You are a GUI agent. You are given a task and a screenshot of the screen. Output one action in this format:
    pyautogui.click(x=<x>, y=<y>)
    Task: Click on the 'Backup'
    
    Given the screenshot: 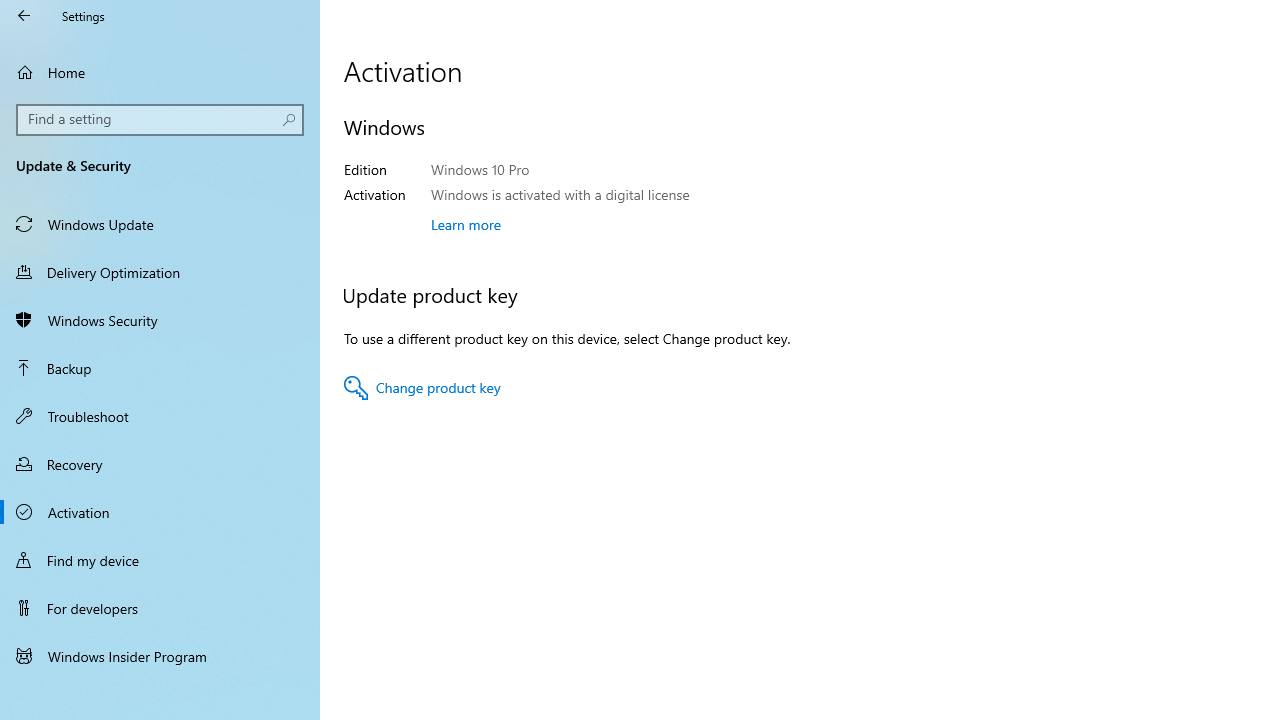 What is the action you would take?
    pyautogui.click(x=160, y=367)
    